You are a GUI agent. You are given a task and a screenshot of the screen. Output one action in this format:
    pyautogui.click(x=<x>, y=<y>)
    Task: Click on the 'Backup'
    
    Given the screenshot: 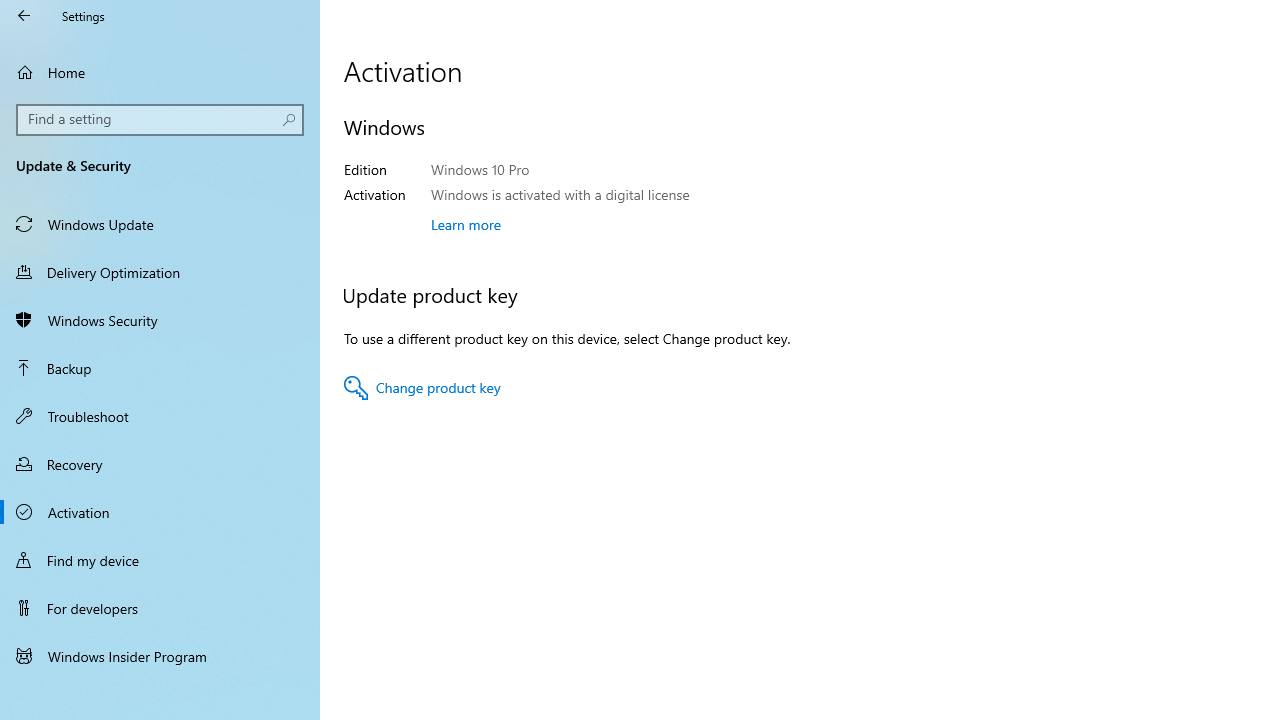 What is the action you would take?
    pyautogui.click(x=160, y=367)
    